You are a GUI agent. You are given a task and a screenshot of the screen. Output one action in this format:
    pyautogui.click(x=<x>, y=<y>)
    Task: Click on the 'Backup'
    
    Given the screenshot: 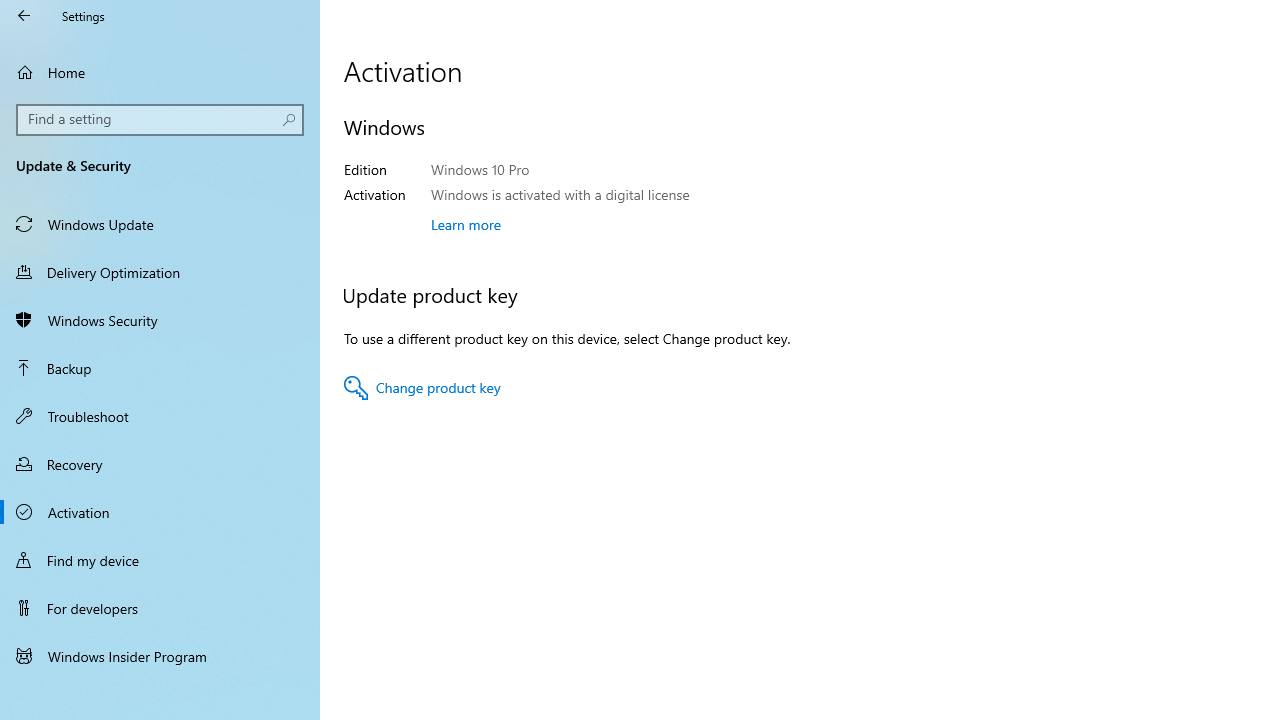 What is the action you would take?
    pyautogui.click(x=160, y=367)
    